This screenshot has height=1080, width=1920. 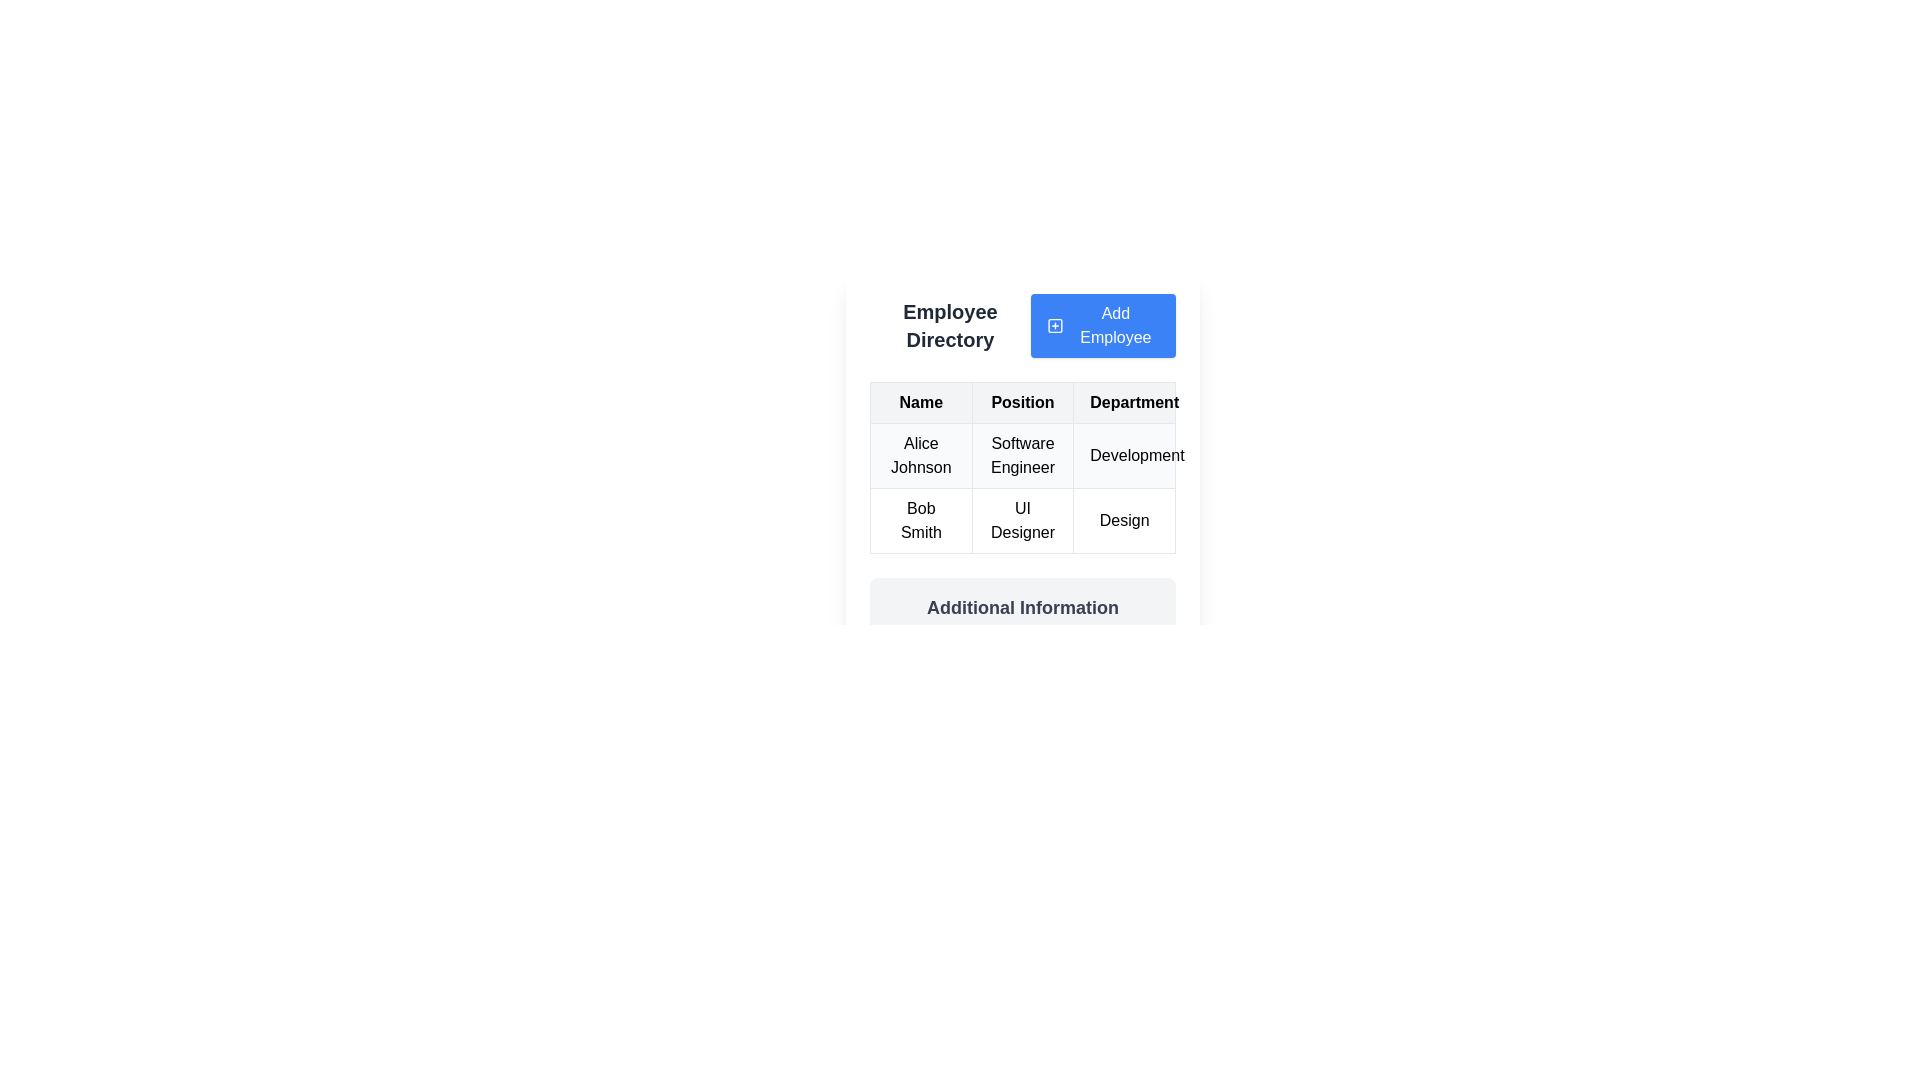 What do you see at coordinates (1022, 519) in the screenshot?
I see `the label displaying 'UI Designer'` at bounding box center [1022, 519].